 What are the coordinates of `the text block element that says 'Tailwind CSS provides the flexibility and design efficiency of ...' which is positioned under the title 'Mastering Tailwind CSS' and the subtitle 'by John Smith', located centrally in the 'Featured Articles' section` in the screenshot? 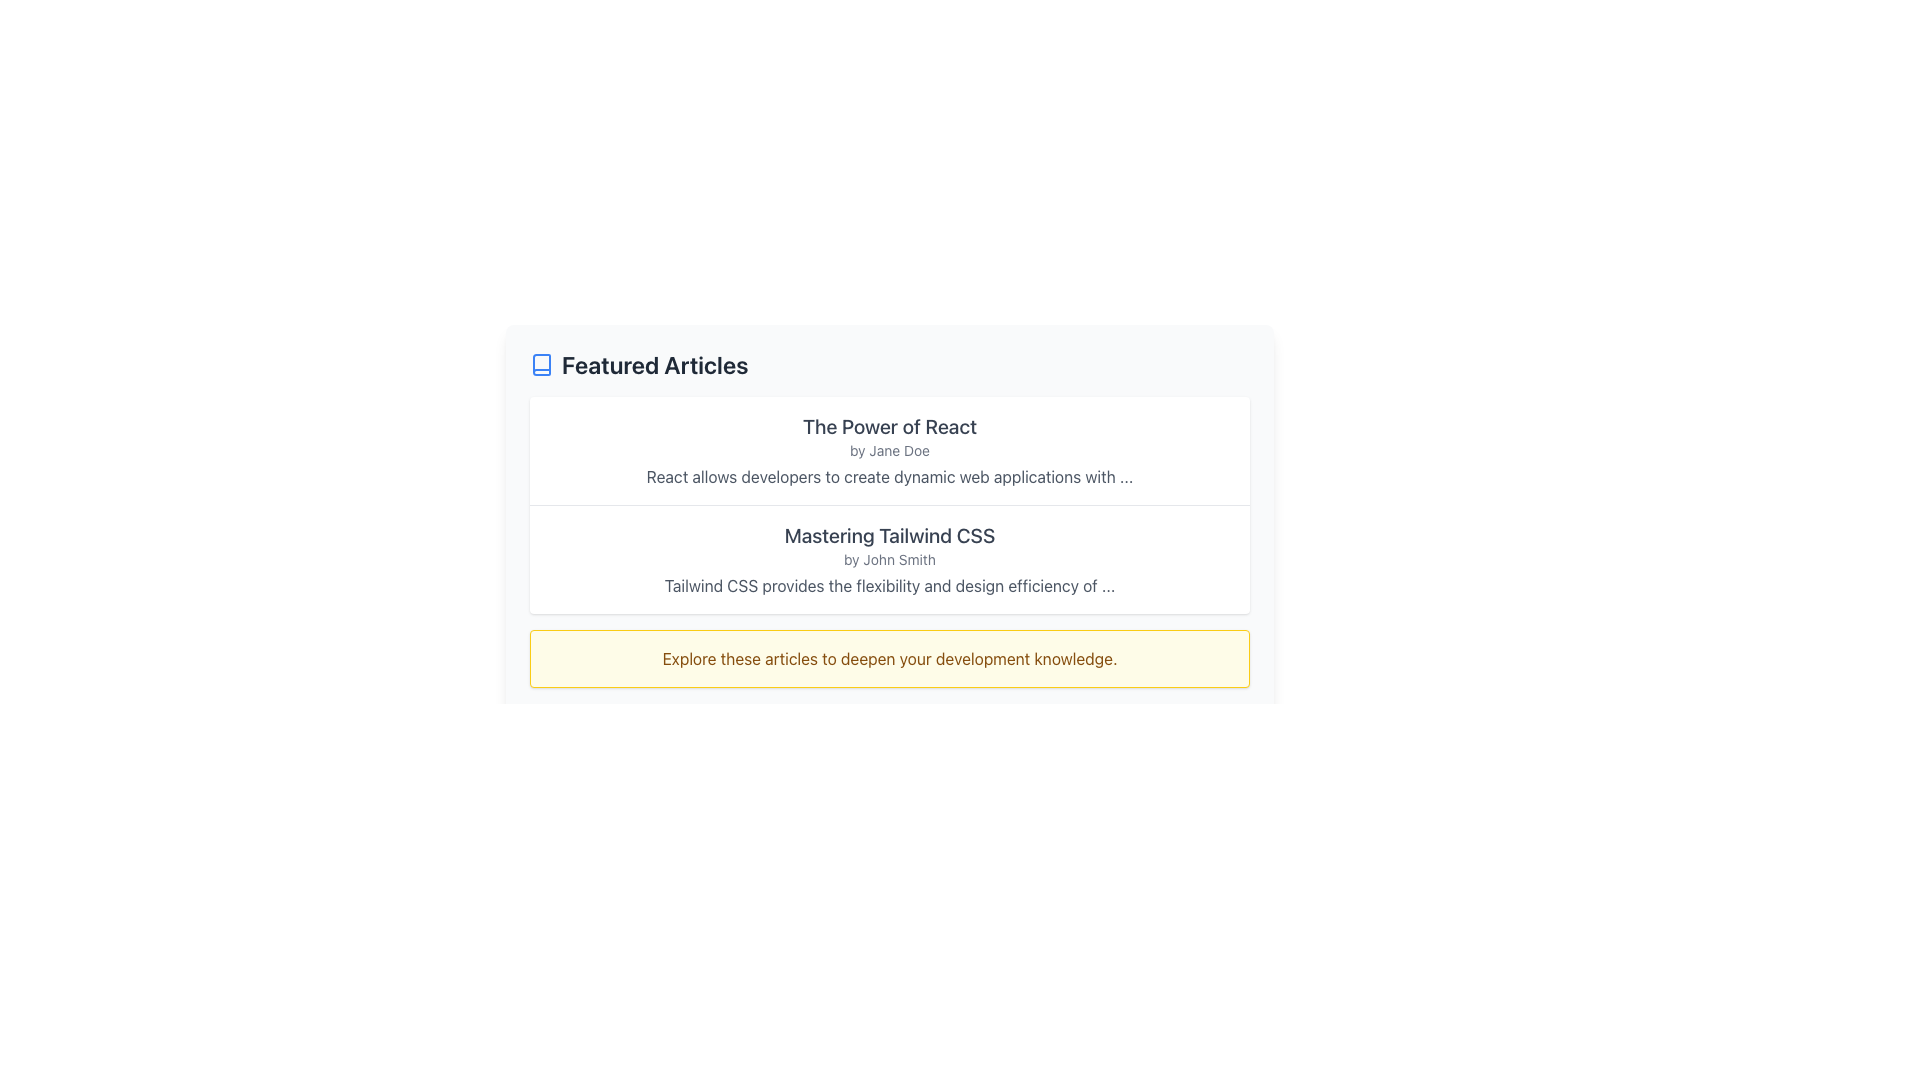 It's located at (888, 585).